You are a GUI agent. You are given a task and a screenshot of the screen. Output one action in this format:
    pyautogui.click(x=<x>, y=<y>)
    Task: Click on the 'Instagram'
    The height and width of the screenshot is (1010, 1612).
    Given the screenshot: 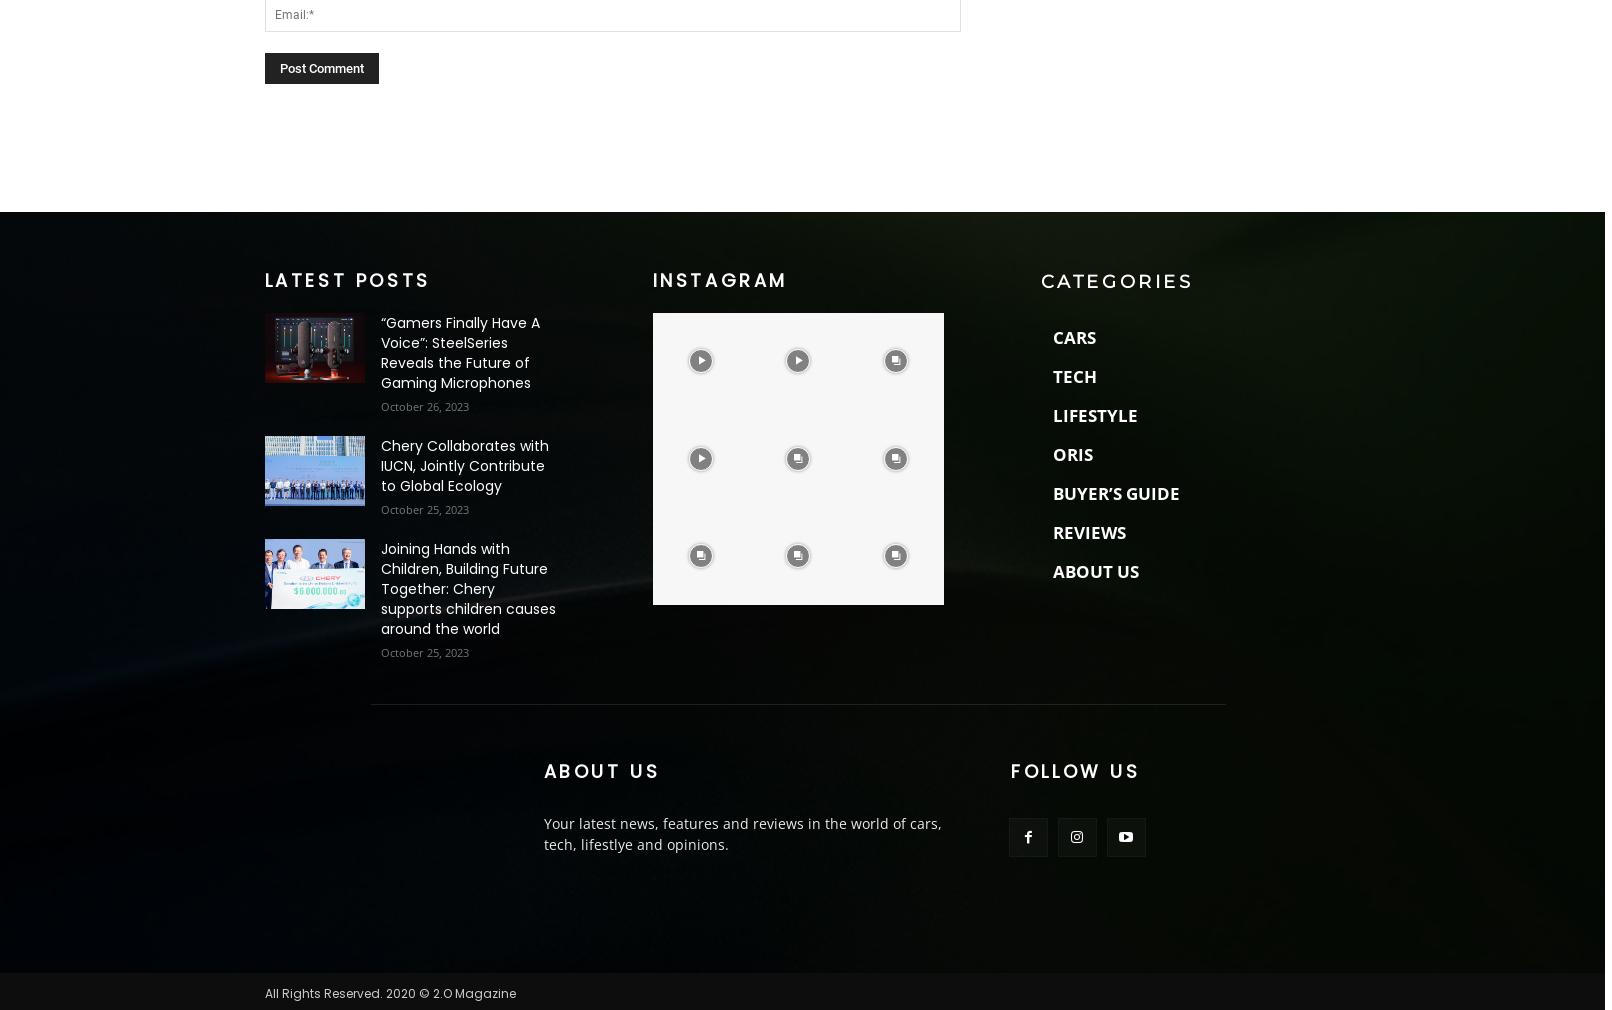 What is the action you would take?
    pyautogui.click(x=719, y=279)
    